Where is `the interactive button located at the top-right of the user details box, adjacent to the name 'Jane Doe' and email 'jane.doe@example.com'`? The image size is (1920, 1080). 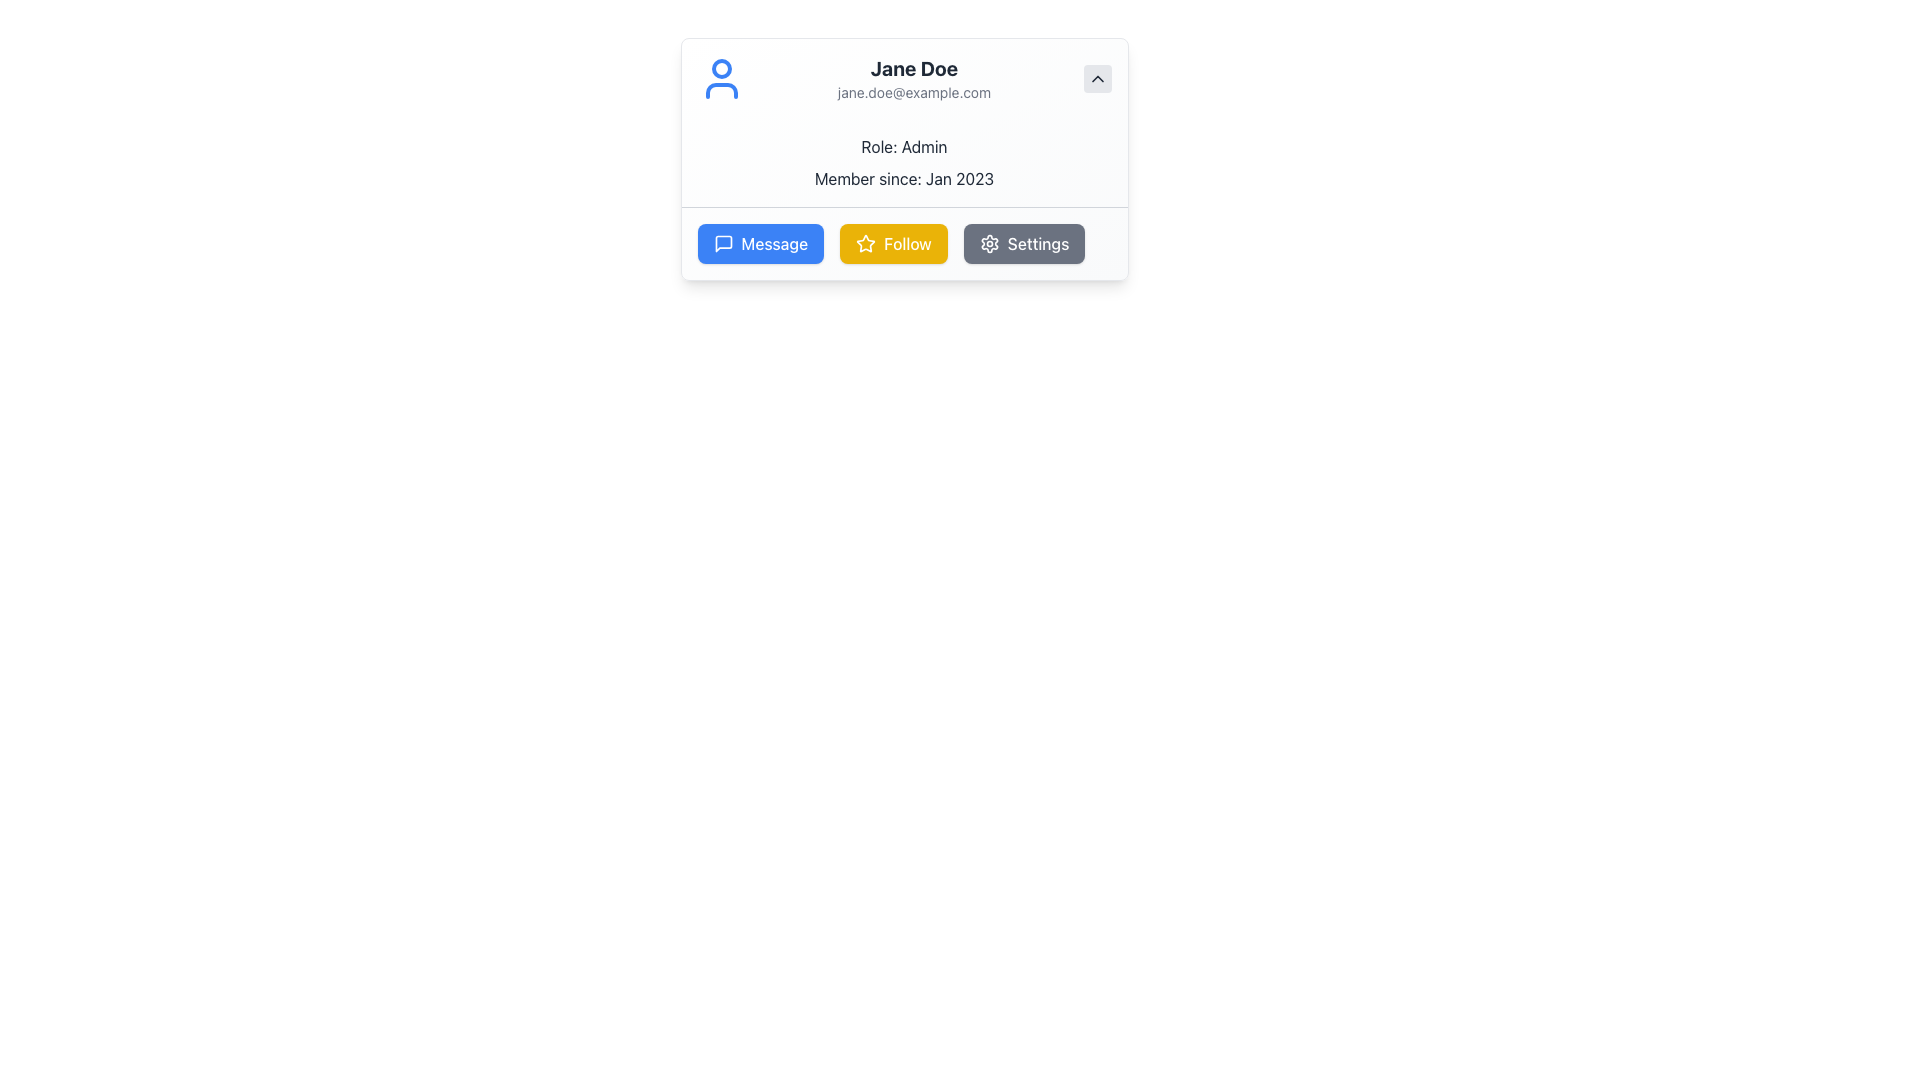 the interactive button located at the top-right of the user details box, adjacent to the name 'Jane Doe' and email 'jane.doe@example.com' is located at coordinates (1096, 77).